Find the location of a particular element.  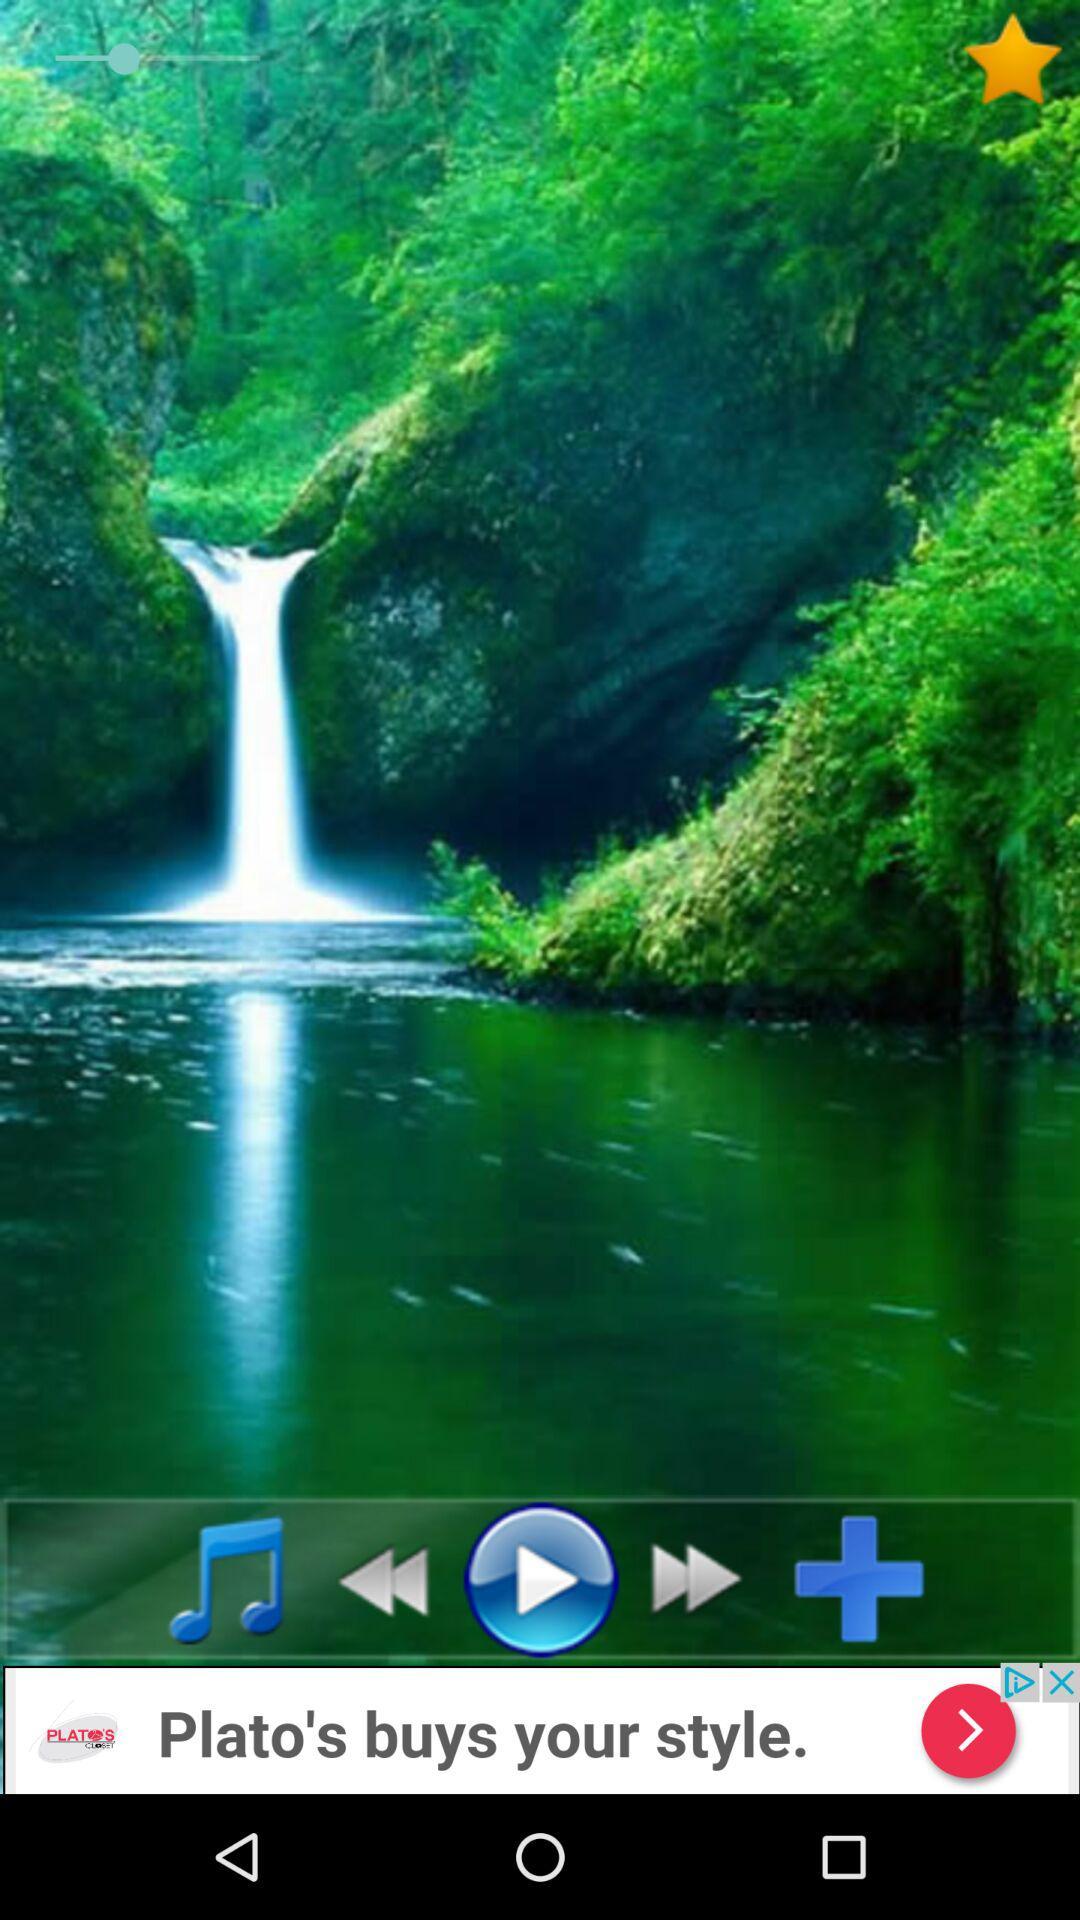

the star icon is located at coordinates (1020, 59).